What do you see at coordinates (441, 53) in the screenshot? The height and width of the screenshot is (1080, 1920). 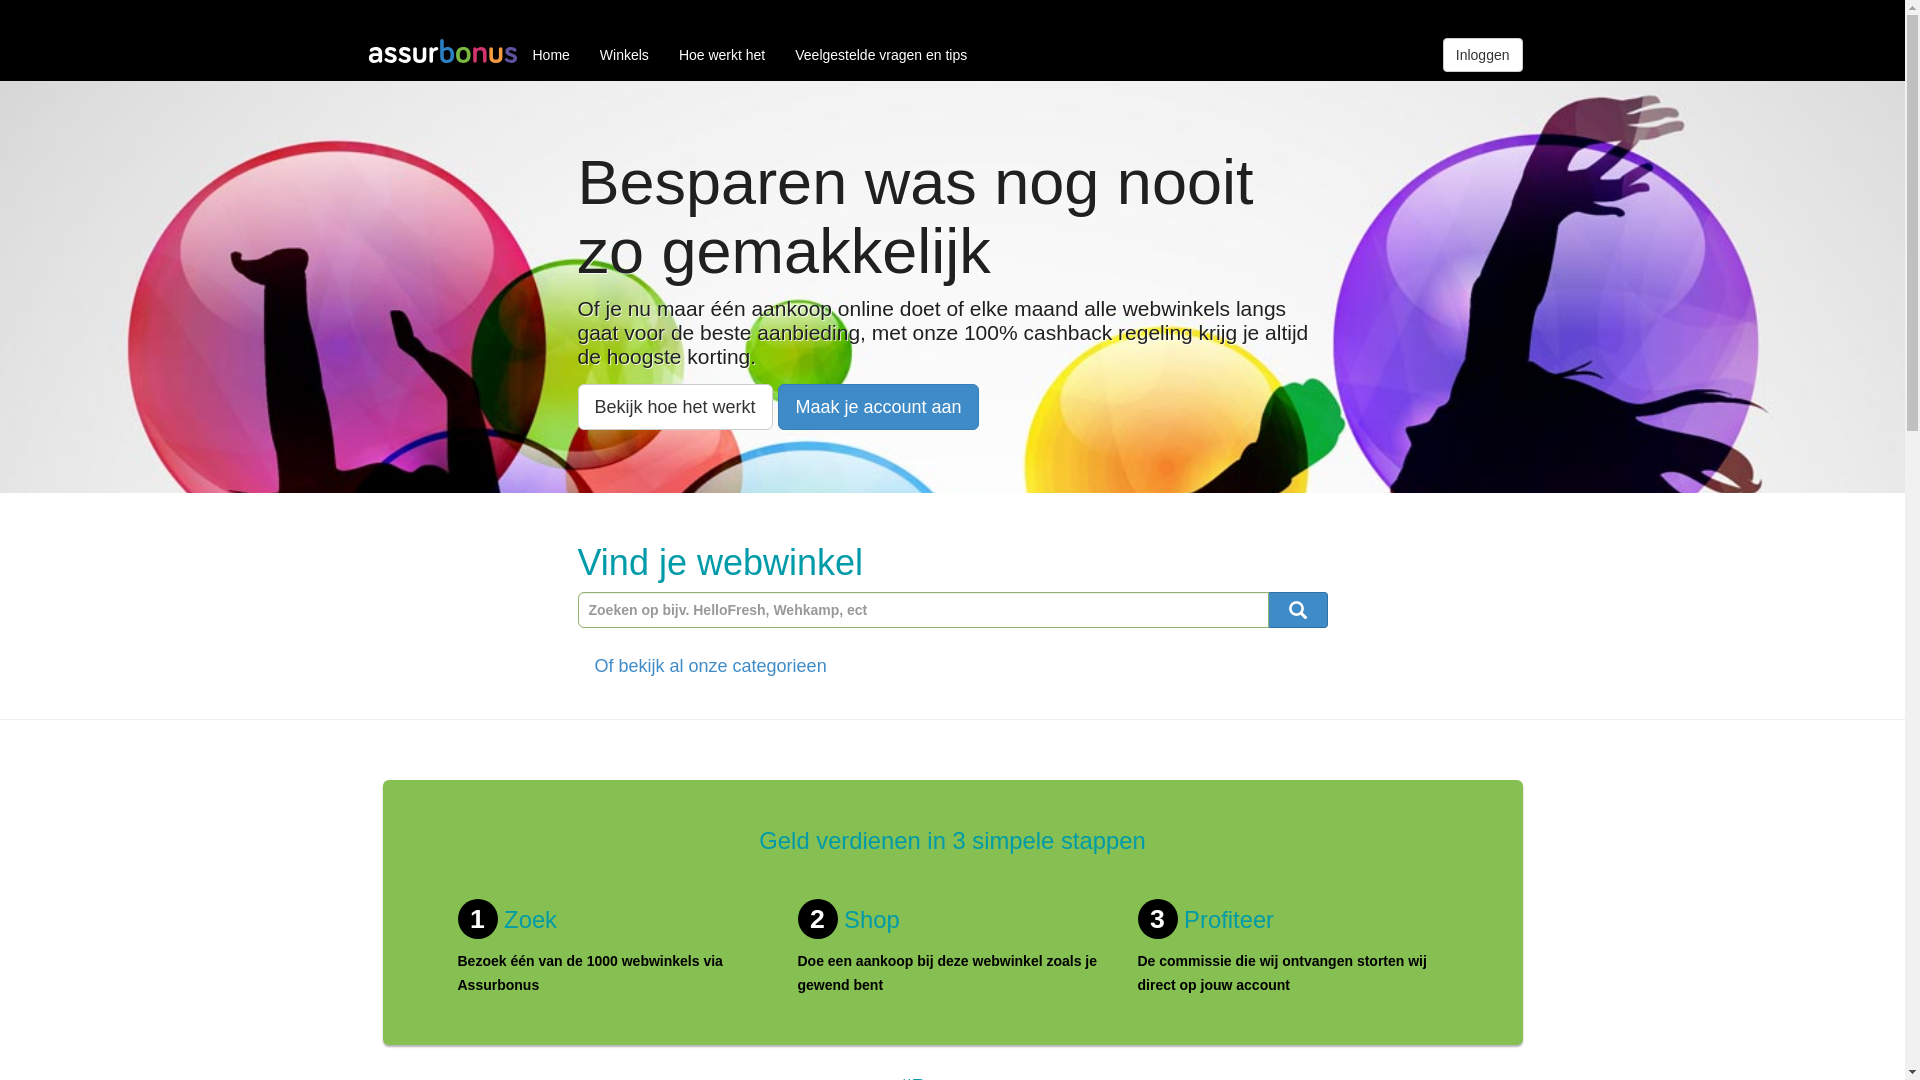 I see `'Assurbonus'` at bounding box center [441, 53].